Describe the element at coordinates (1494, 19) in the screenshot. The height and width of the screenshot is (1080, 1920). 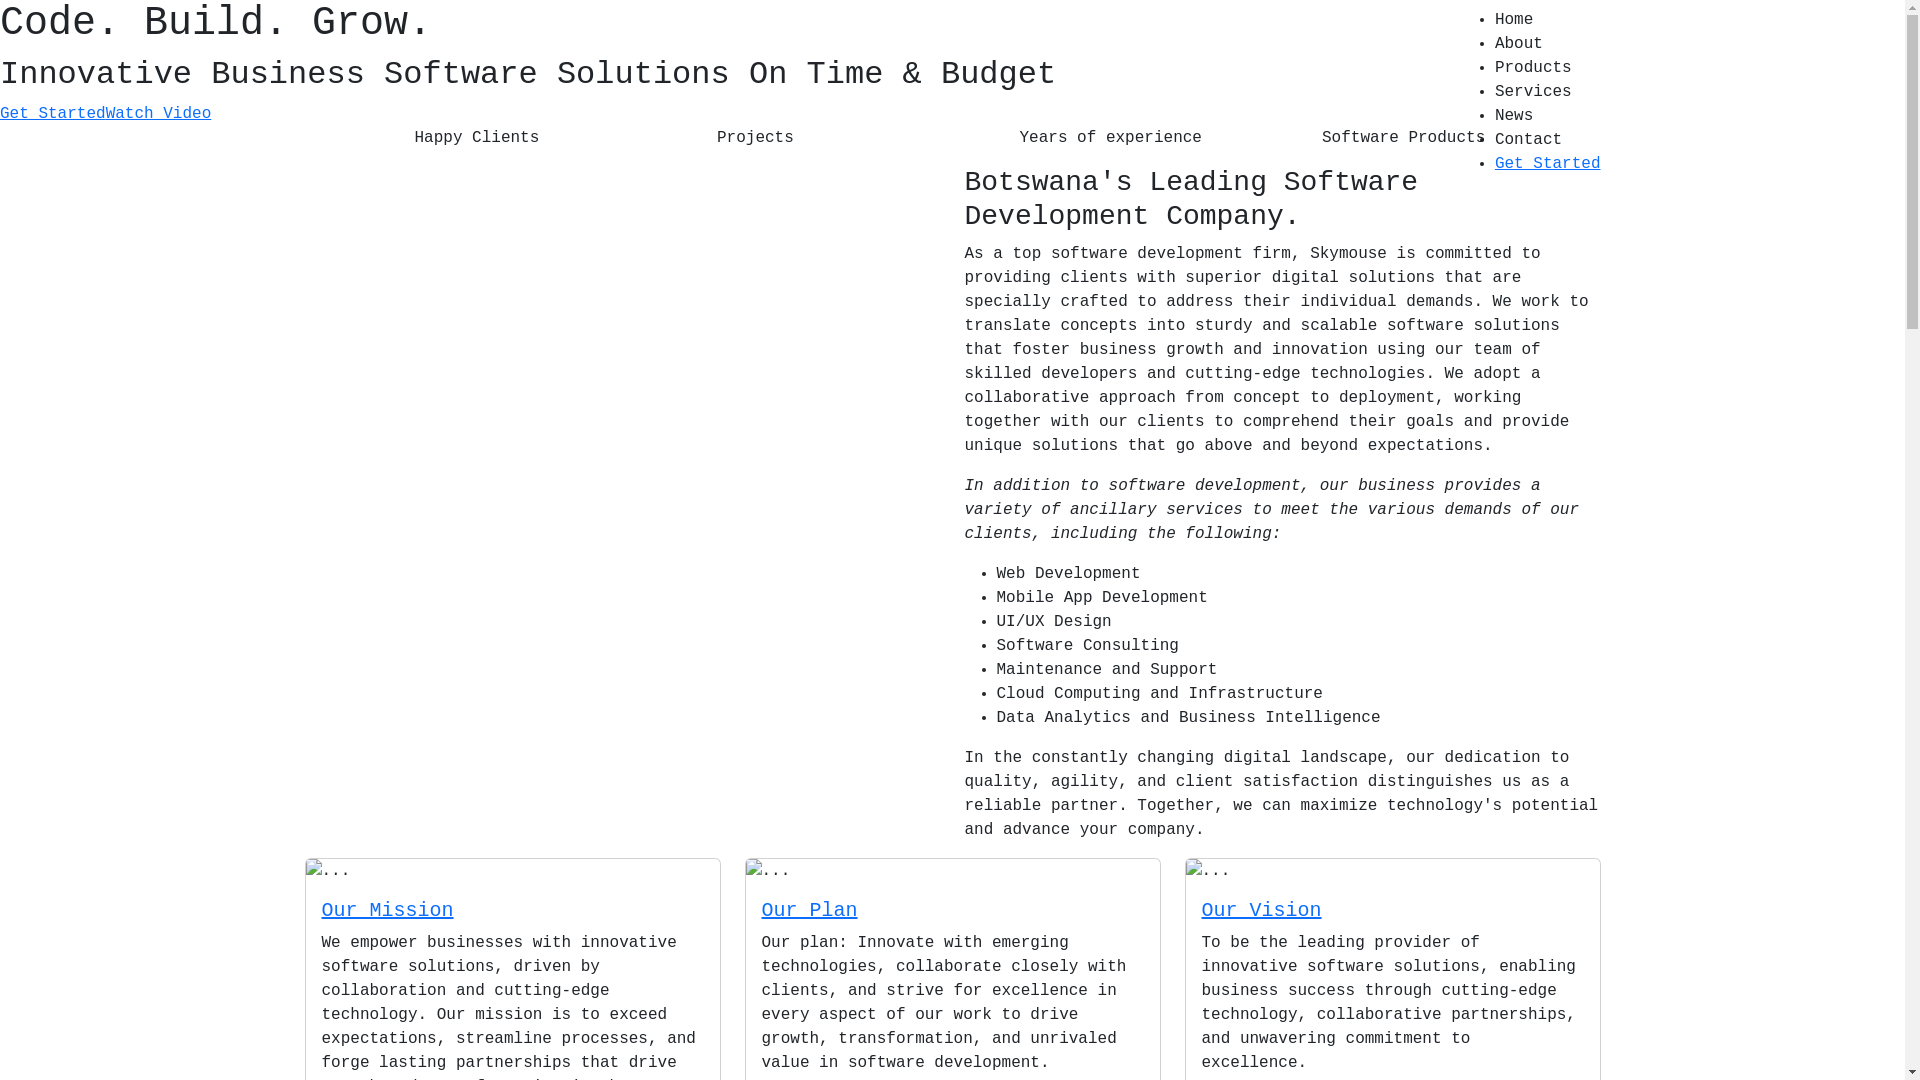
I see `'Home'` at that location.